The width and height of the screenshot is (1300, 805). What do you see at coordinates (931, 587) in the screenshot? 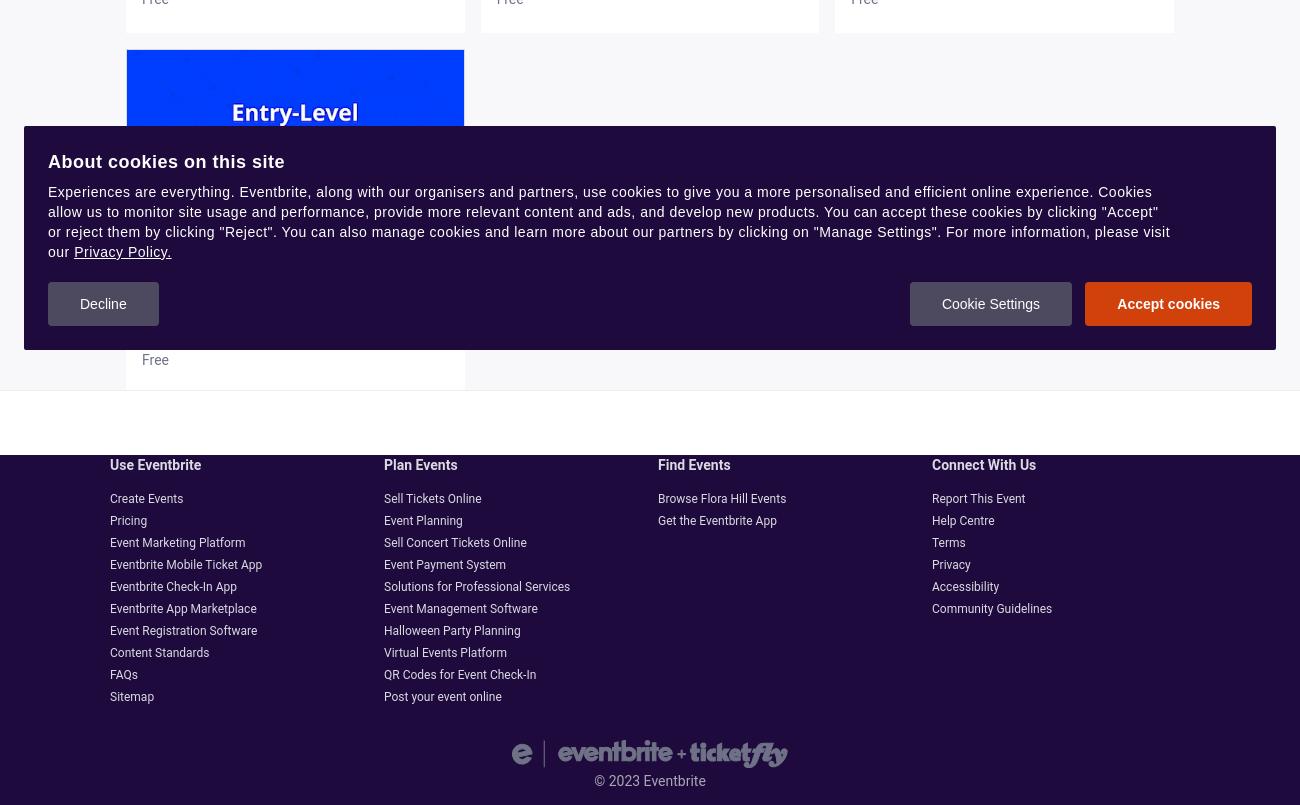
I see `'Accessibility'` at bounding box center [931, 587].